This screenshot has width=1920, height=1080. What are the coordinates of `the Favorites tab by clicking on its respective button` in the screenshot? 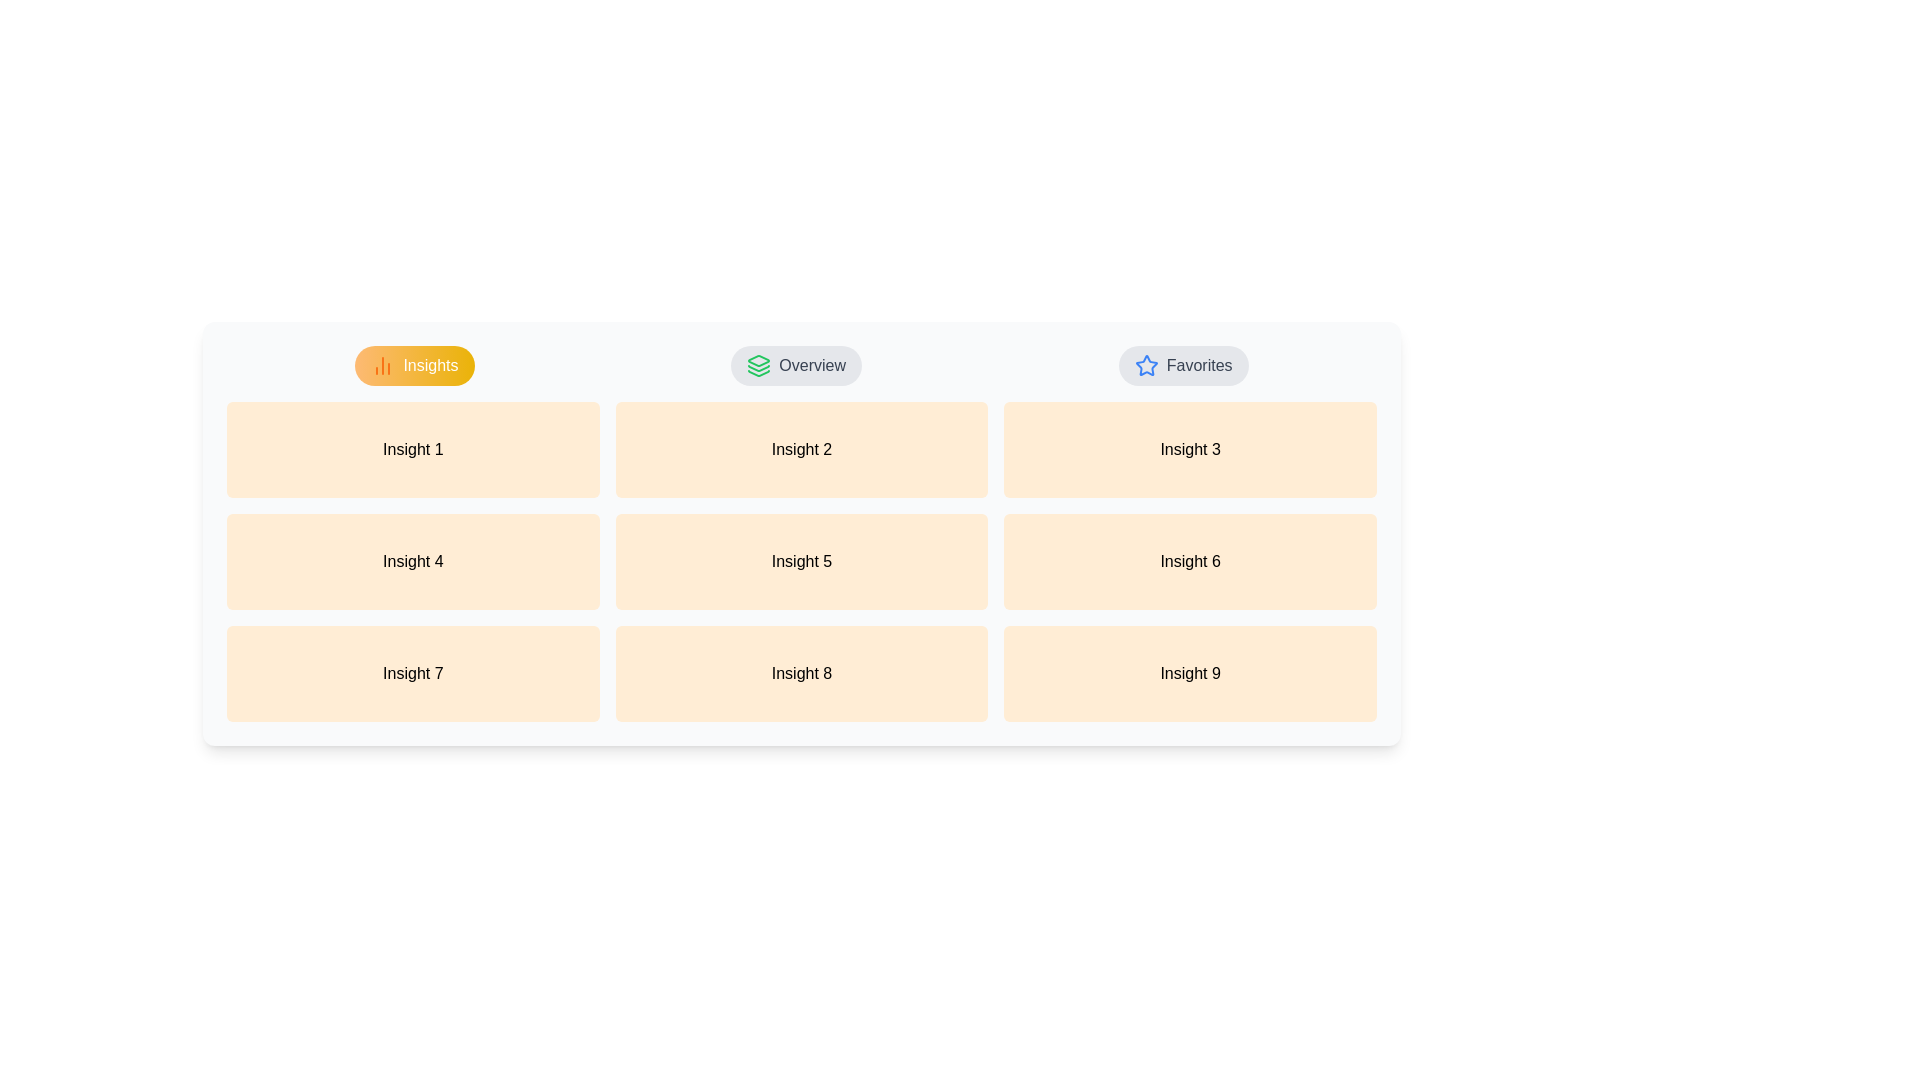 It's located at (1183, 366).